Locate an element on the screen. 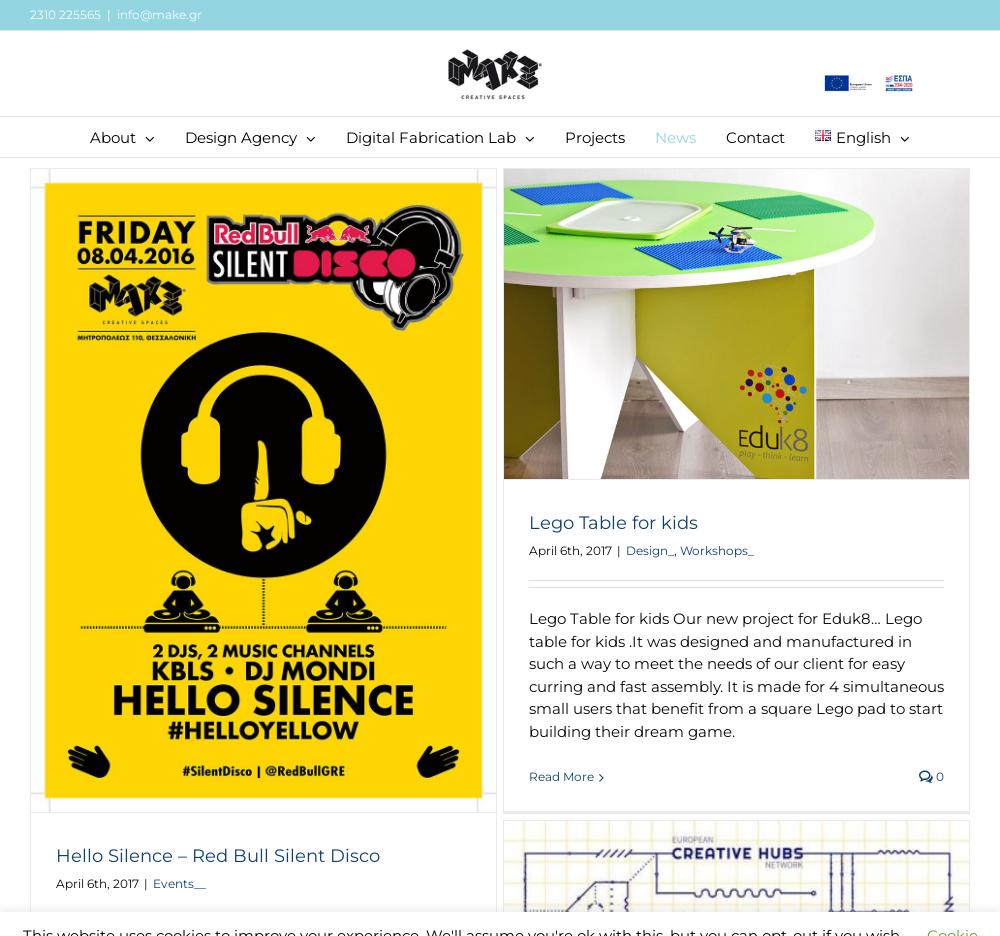 The width and height of the screenshot is (1000, 936). 'Read More' is located at coordinates (561, 776).